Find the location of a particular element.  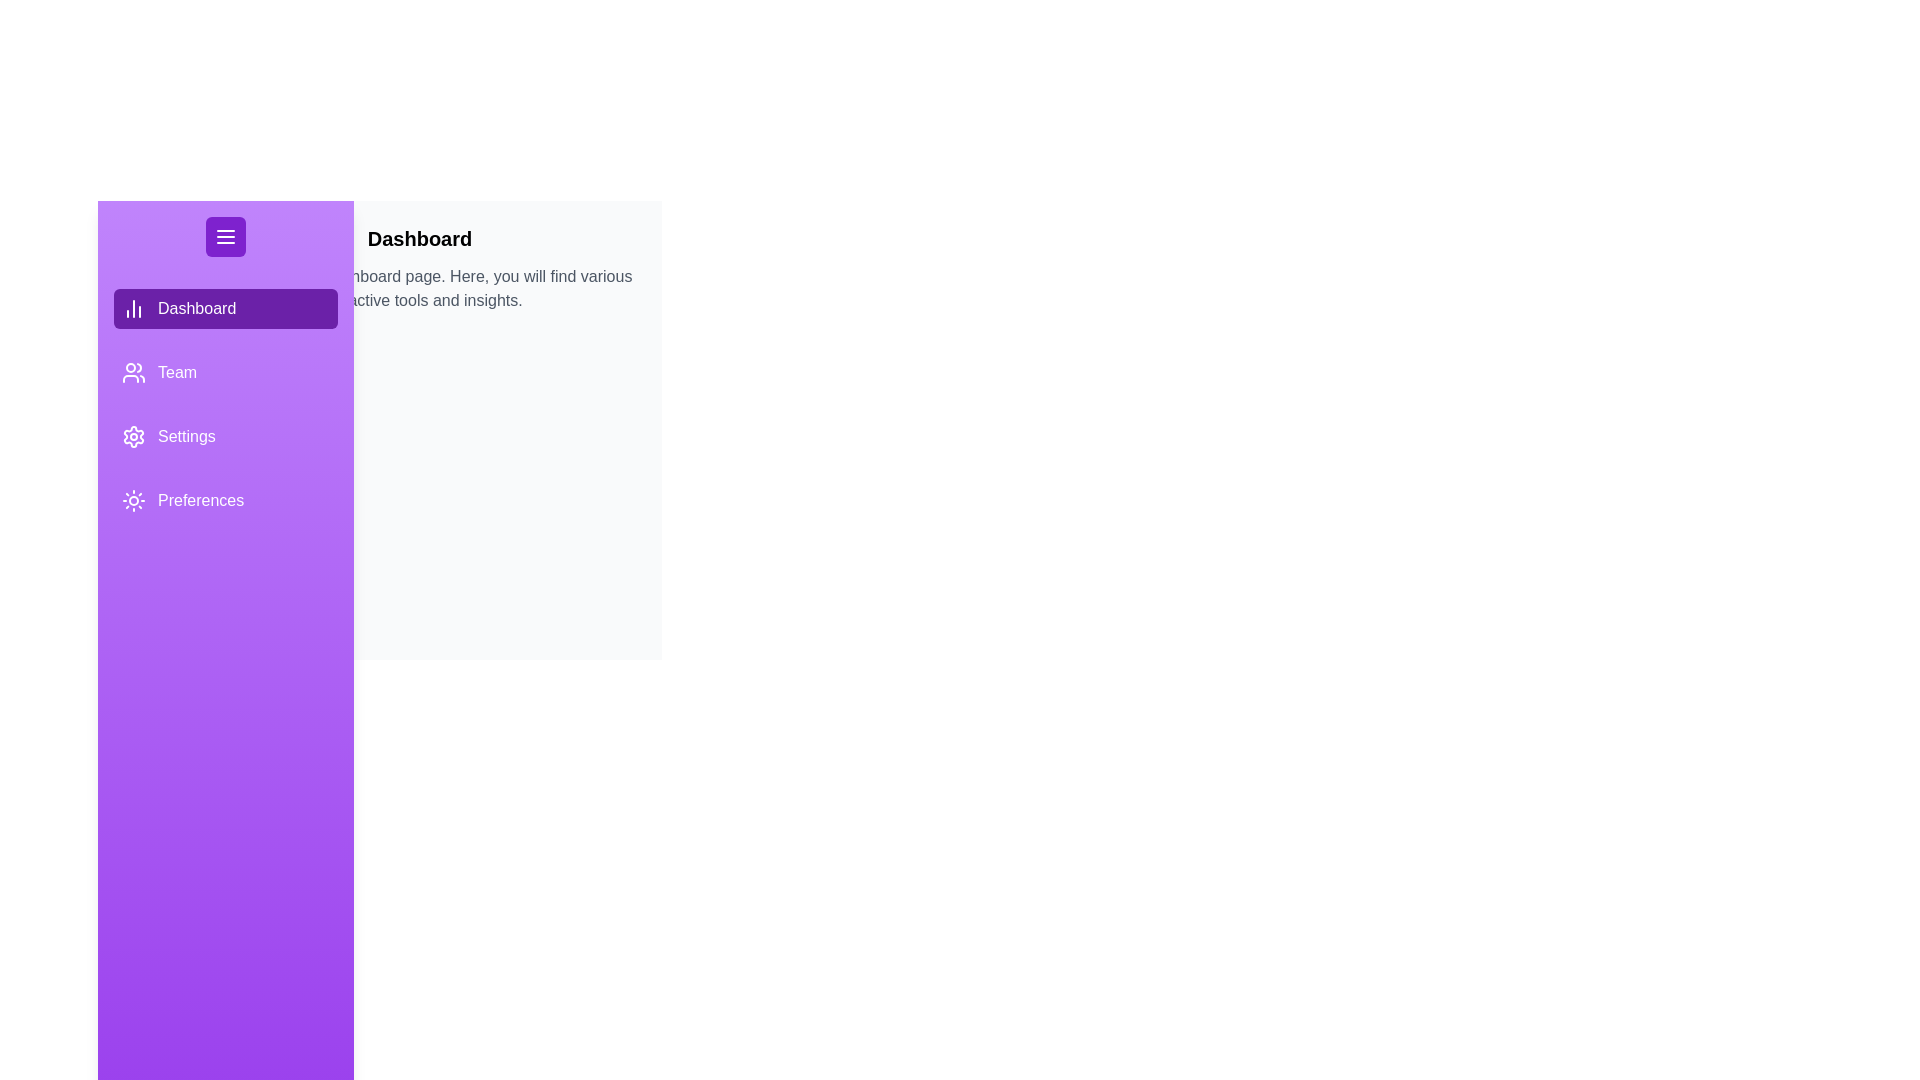

the toggle button to open or close the drawer is located at coordinates (225, 235).